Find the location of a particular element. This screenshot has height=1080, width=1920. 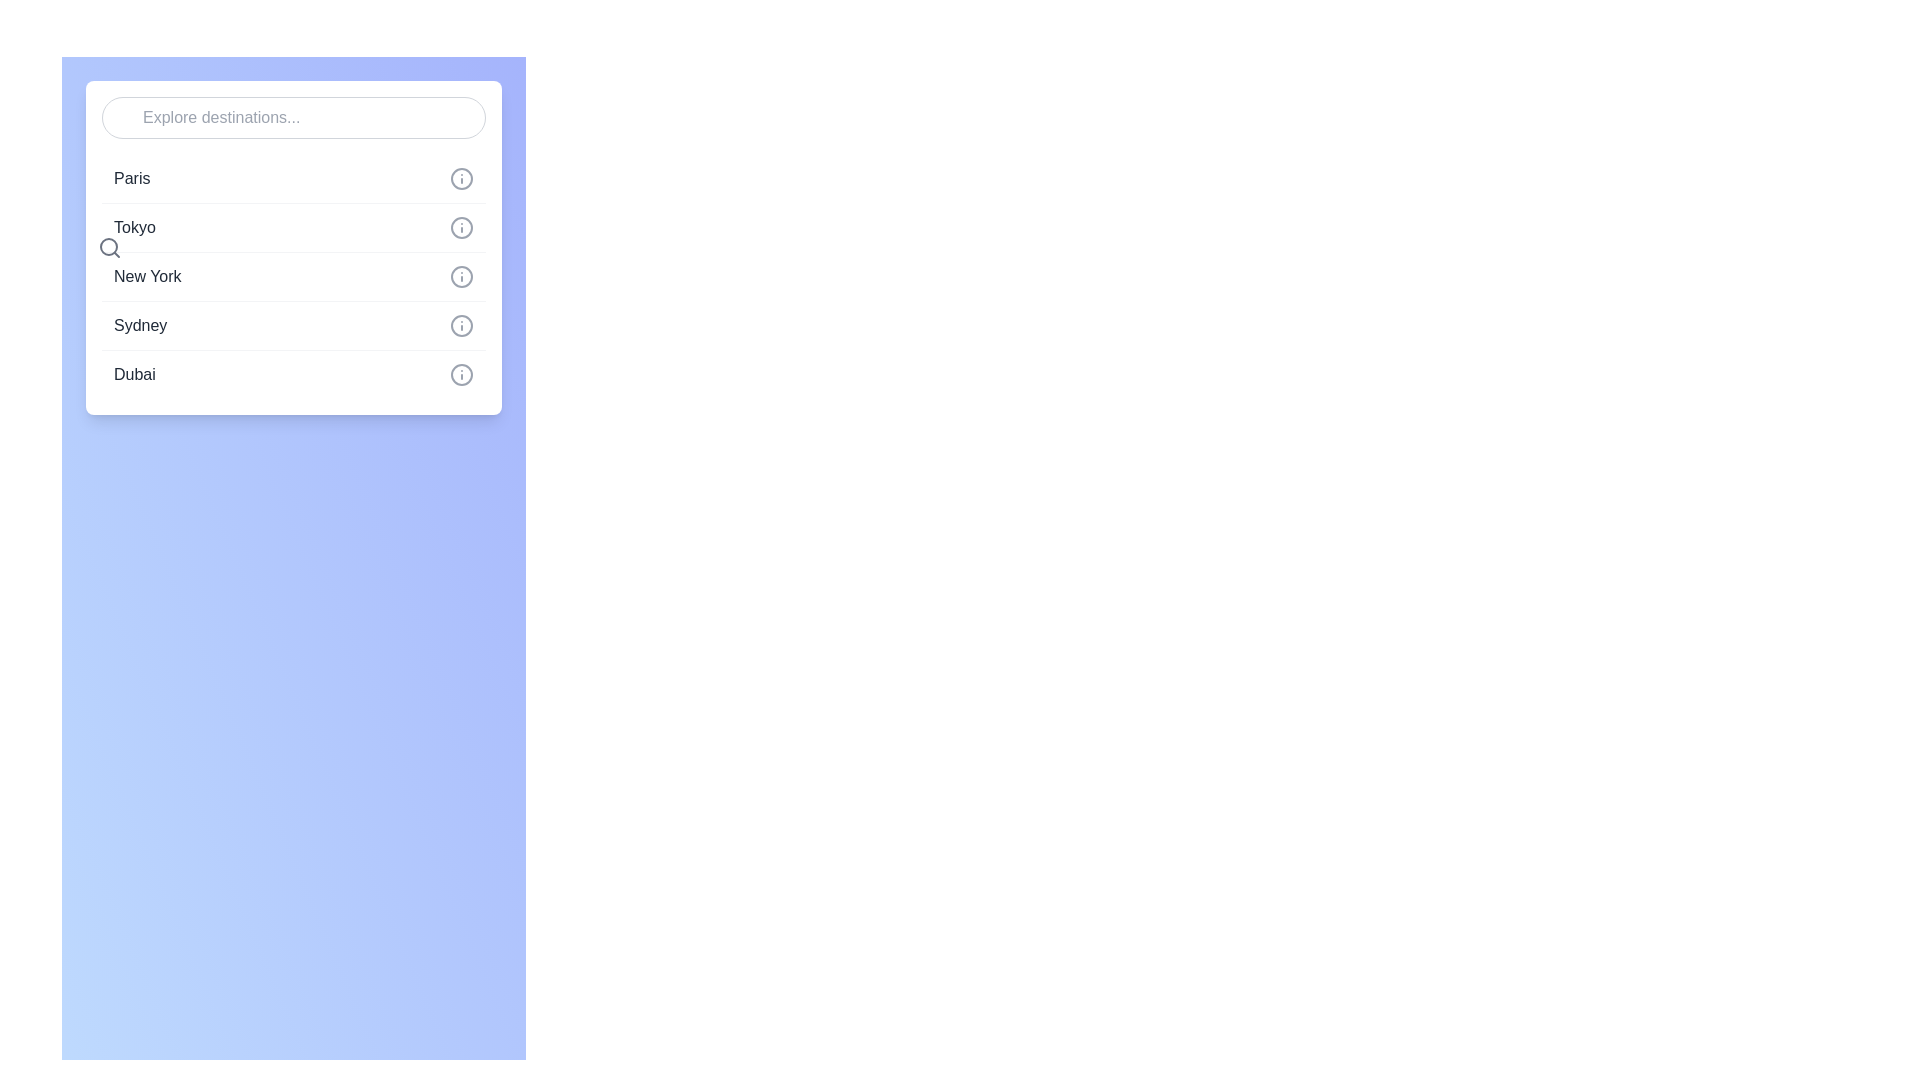

the informational icon located on the right side of the list item labeled 'Dubai' is located at coordinates (460, 374).